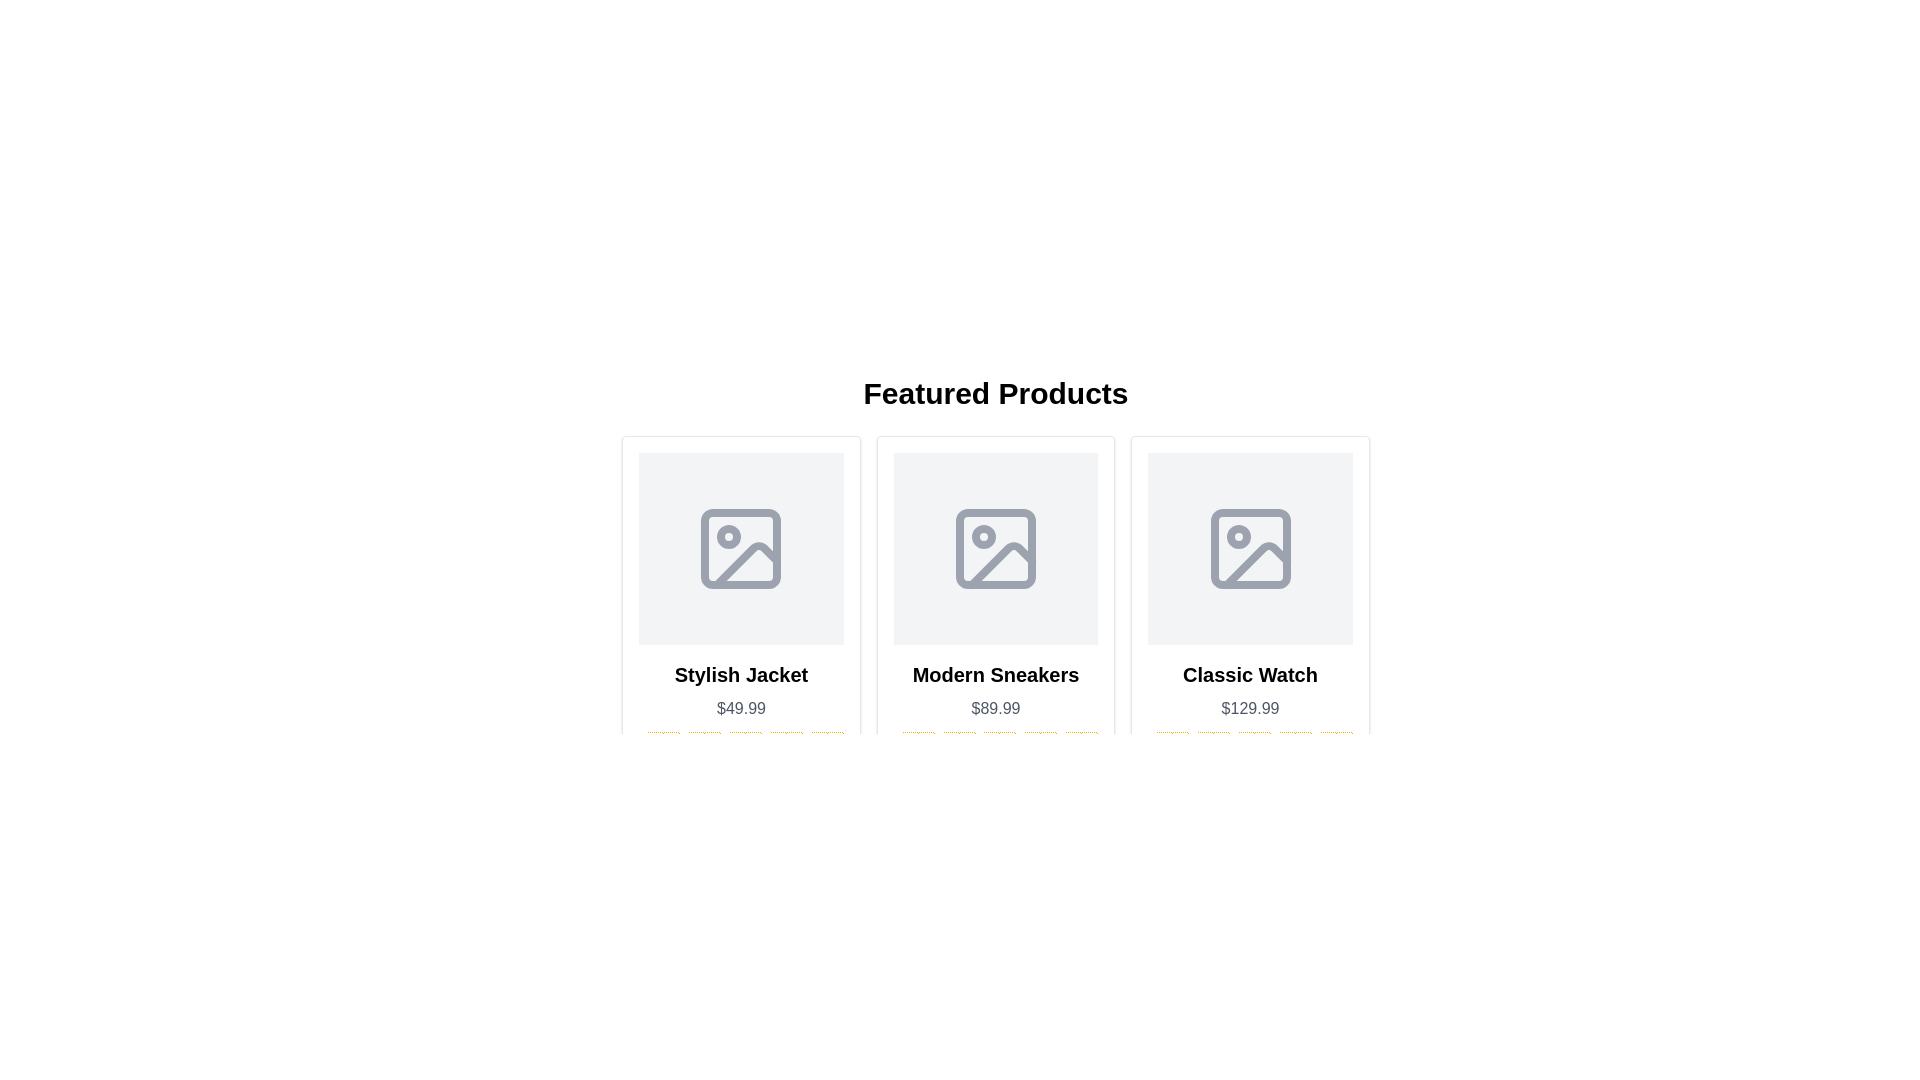 The height and width of the screenshot is (1080, 1920). I want to click on the gray slanted line forming part of the image placeholder icon in the first product display card under 'Stylish Jacket', so click(746, 565).